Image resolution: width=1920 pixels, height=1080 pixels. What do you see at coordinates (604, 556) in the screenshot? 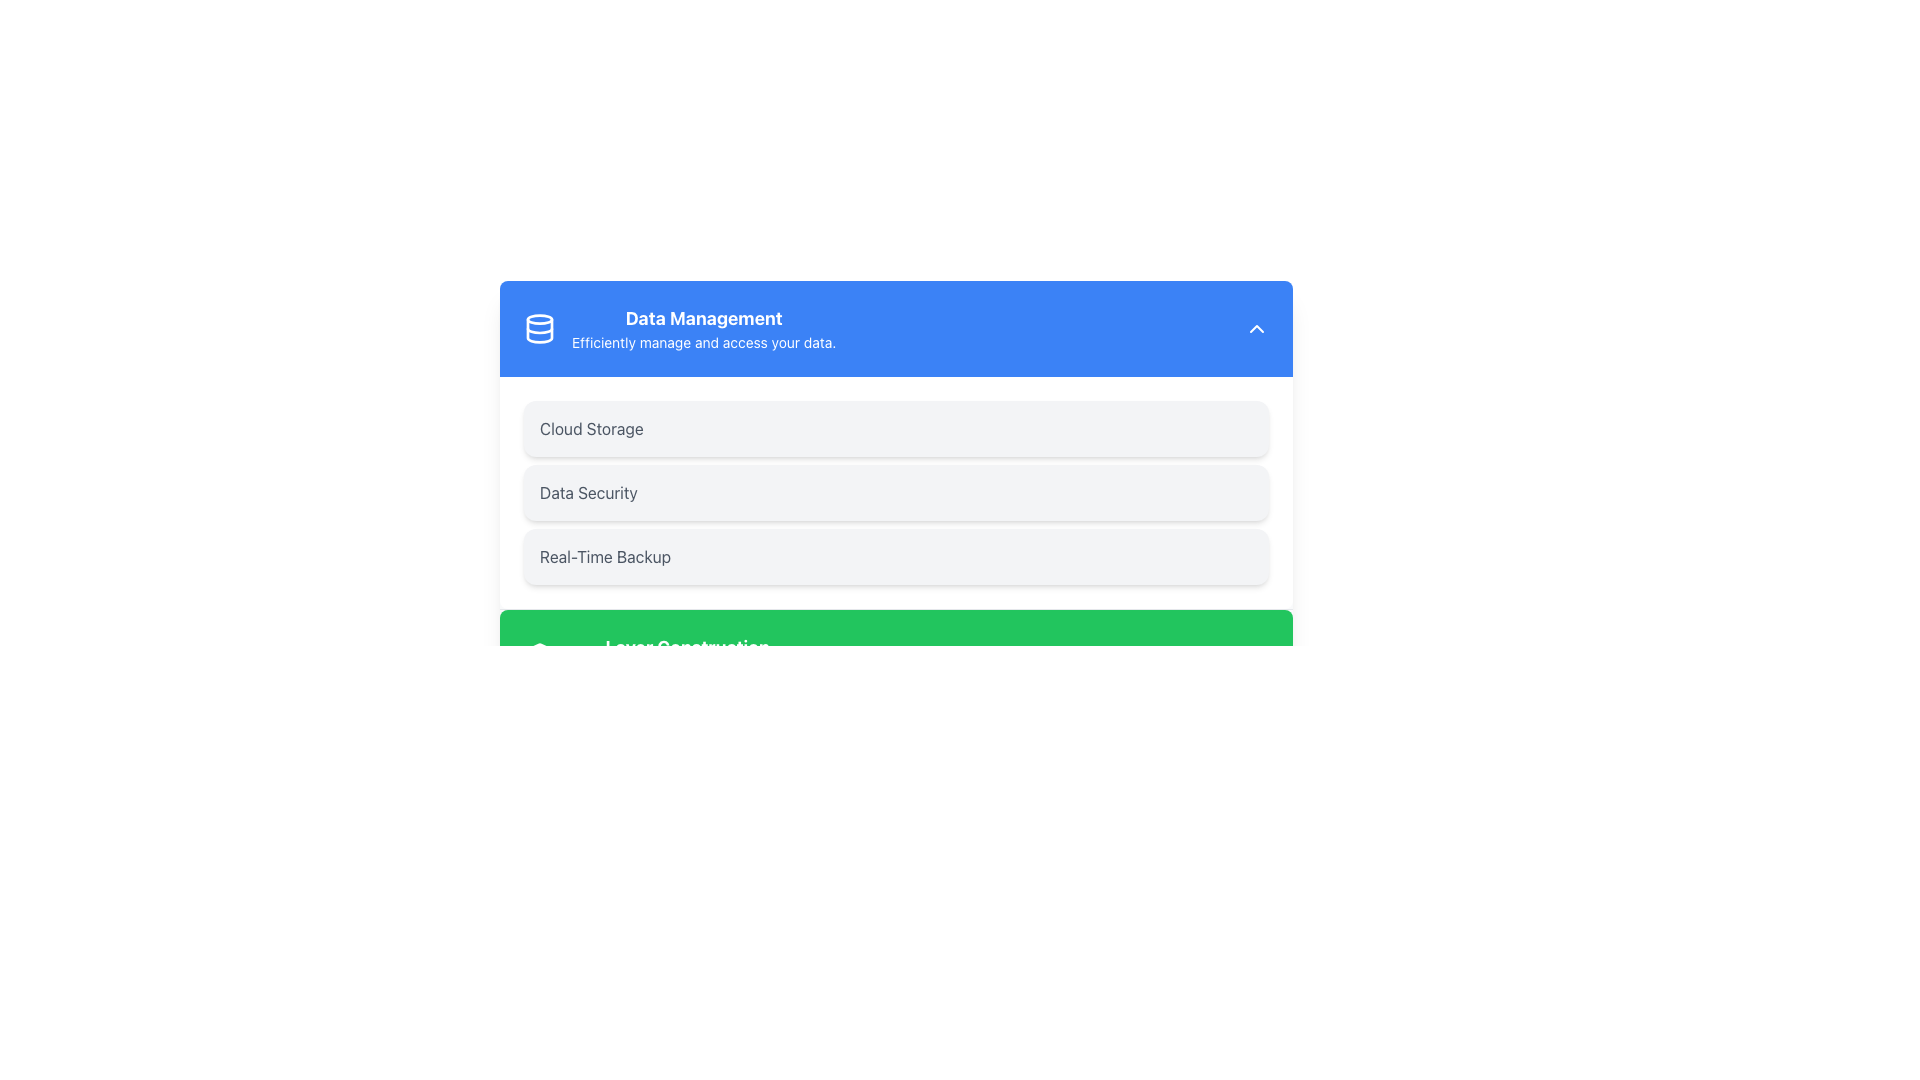
I see `the 'Real-Time Backup' text label, which is styled in gray on a rounded light-gray background, located in the 'Data Management' section` at bounding box center [604, 556].